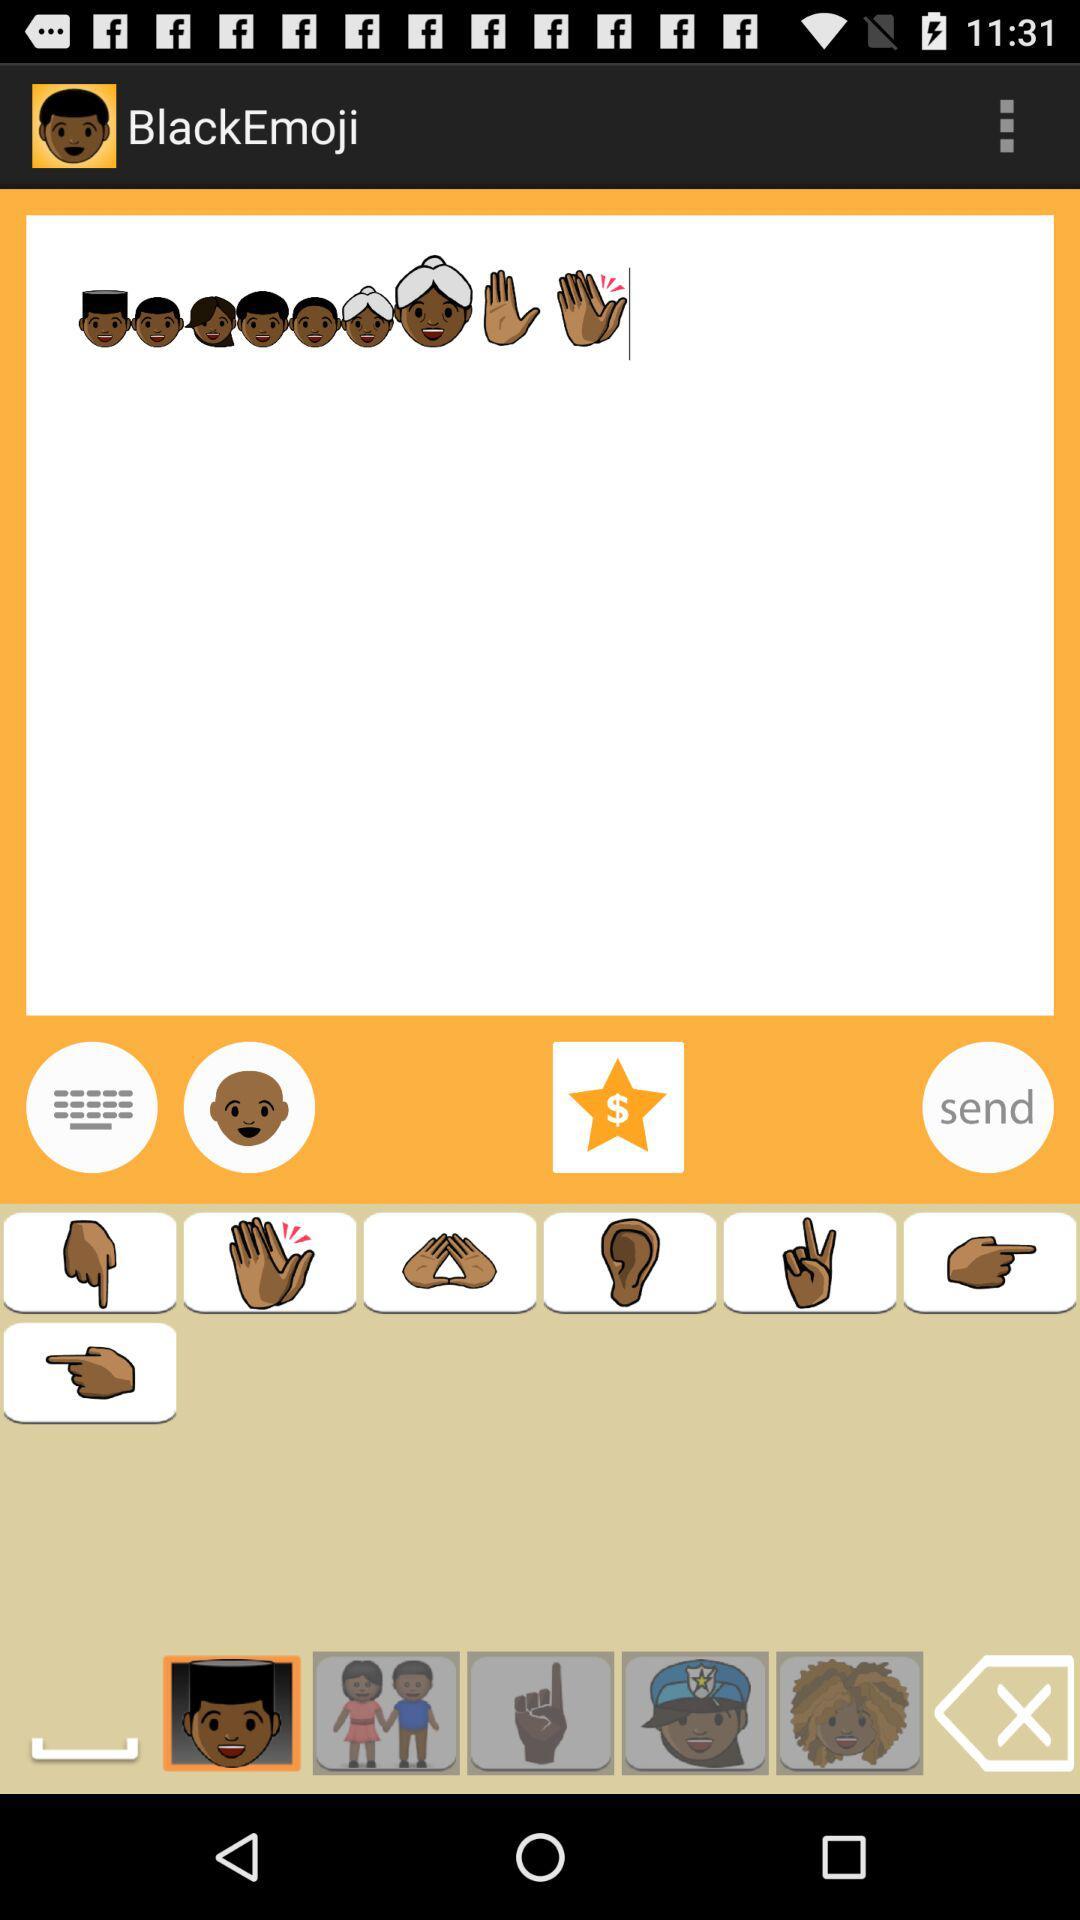 This screenshot has width=1080, height=1920. I want to click on keswiftkey, so click(91, 1106).